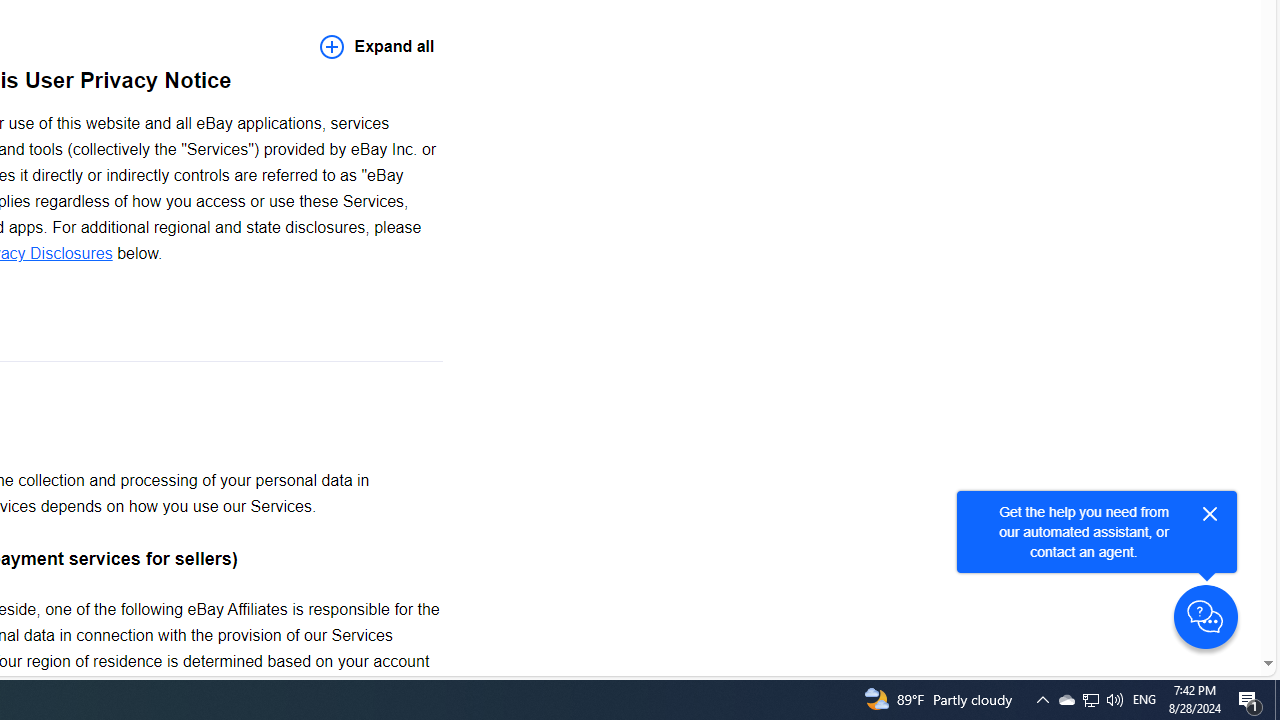 This screenshot has width=1280, height=720. I want to click on 'Expand all', so click(377, 45).